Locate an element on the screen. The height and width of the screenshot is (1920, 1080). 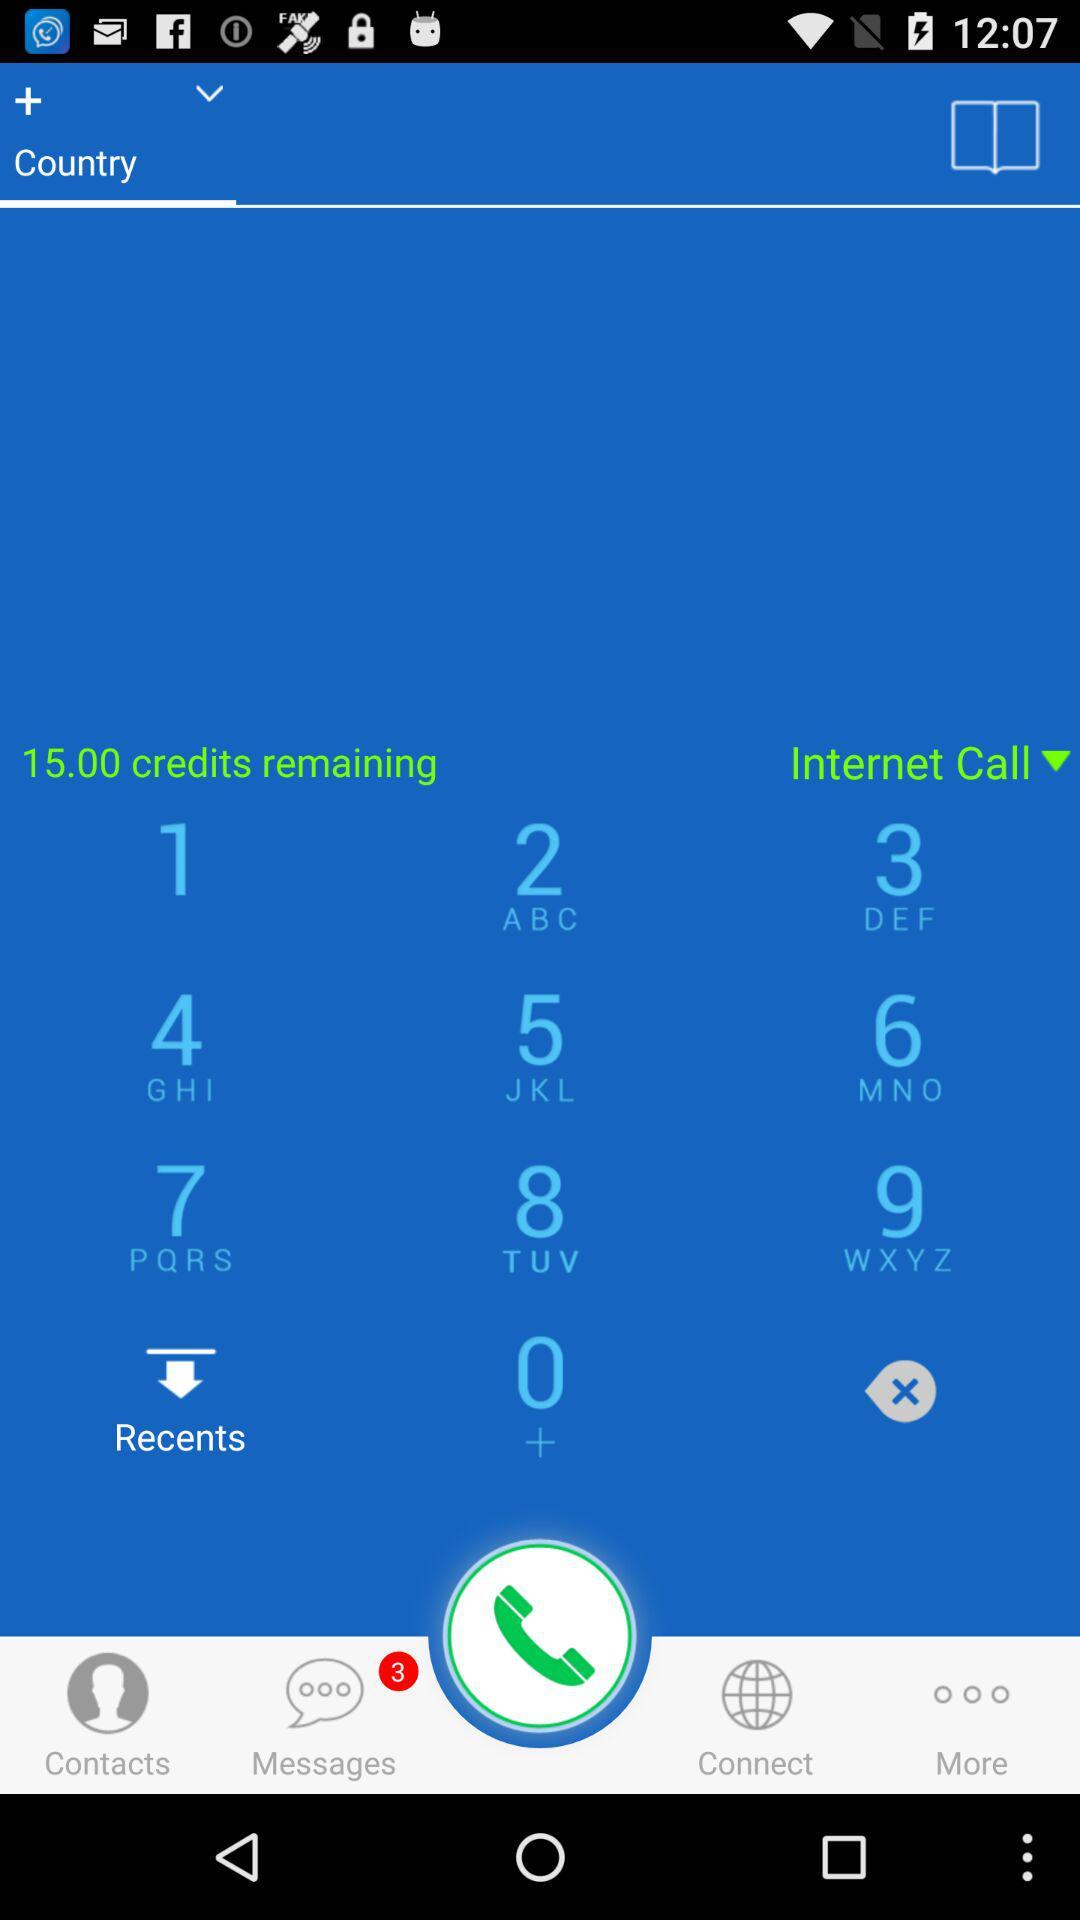
address book is located at coordinates (995, 134).